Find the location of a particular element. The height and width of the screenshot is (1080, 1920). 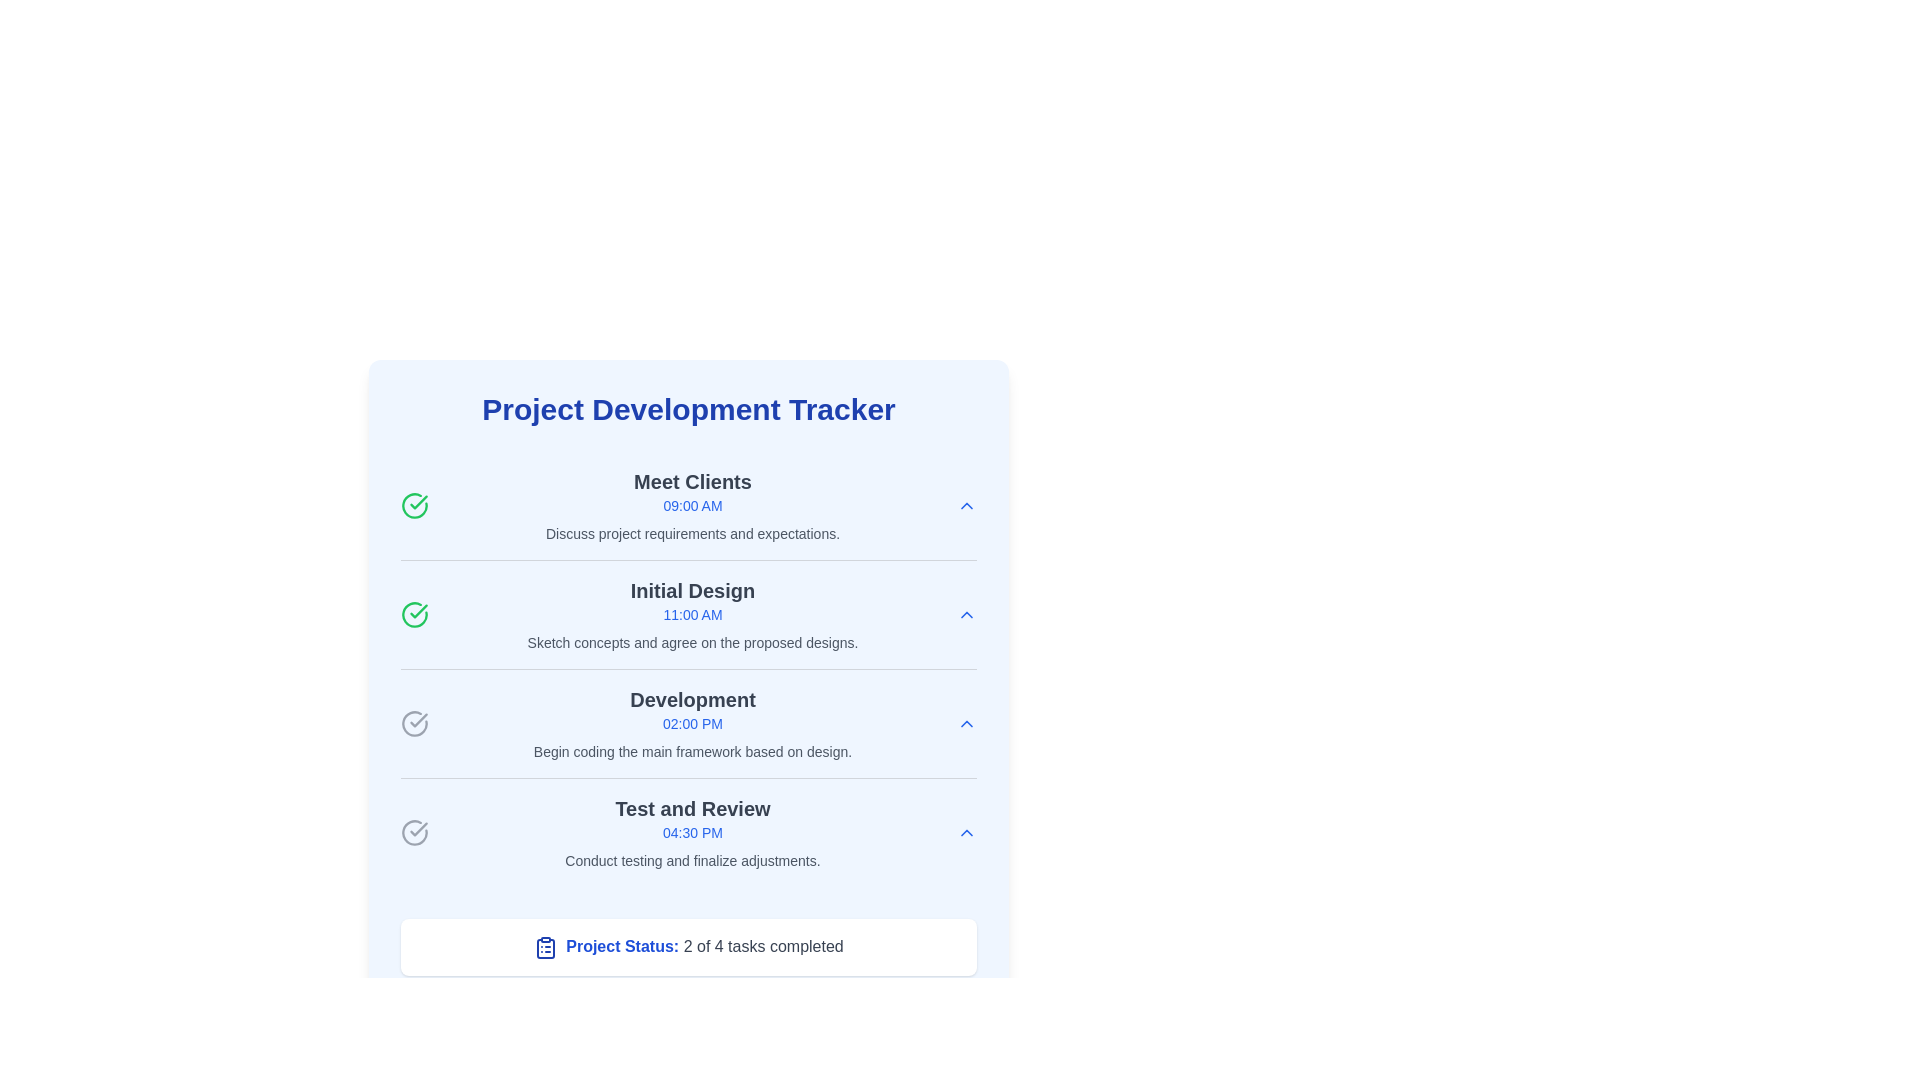

the small, stylized checkmark icon within a circular border, located near the bottom-left corner of the 'Test and Review' item in the vertical task list is located at coordinates (418, 829).